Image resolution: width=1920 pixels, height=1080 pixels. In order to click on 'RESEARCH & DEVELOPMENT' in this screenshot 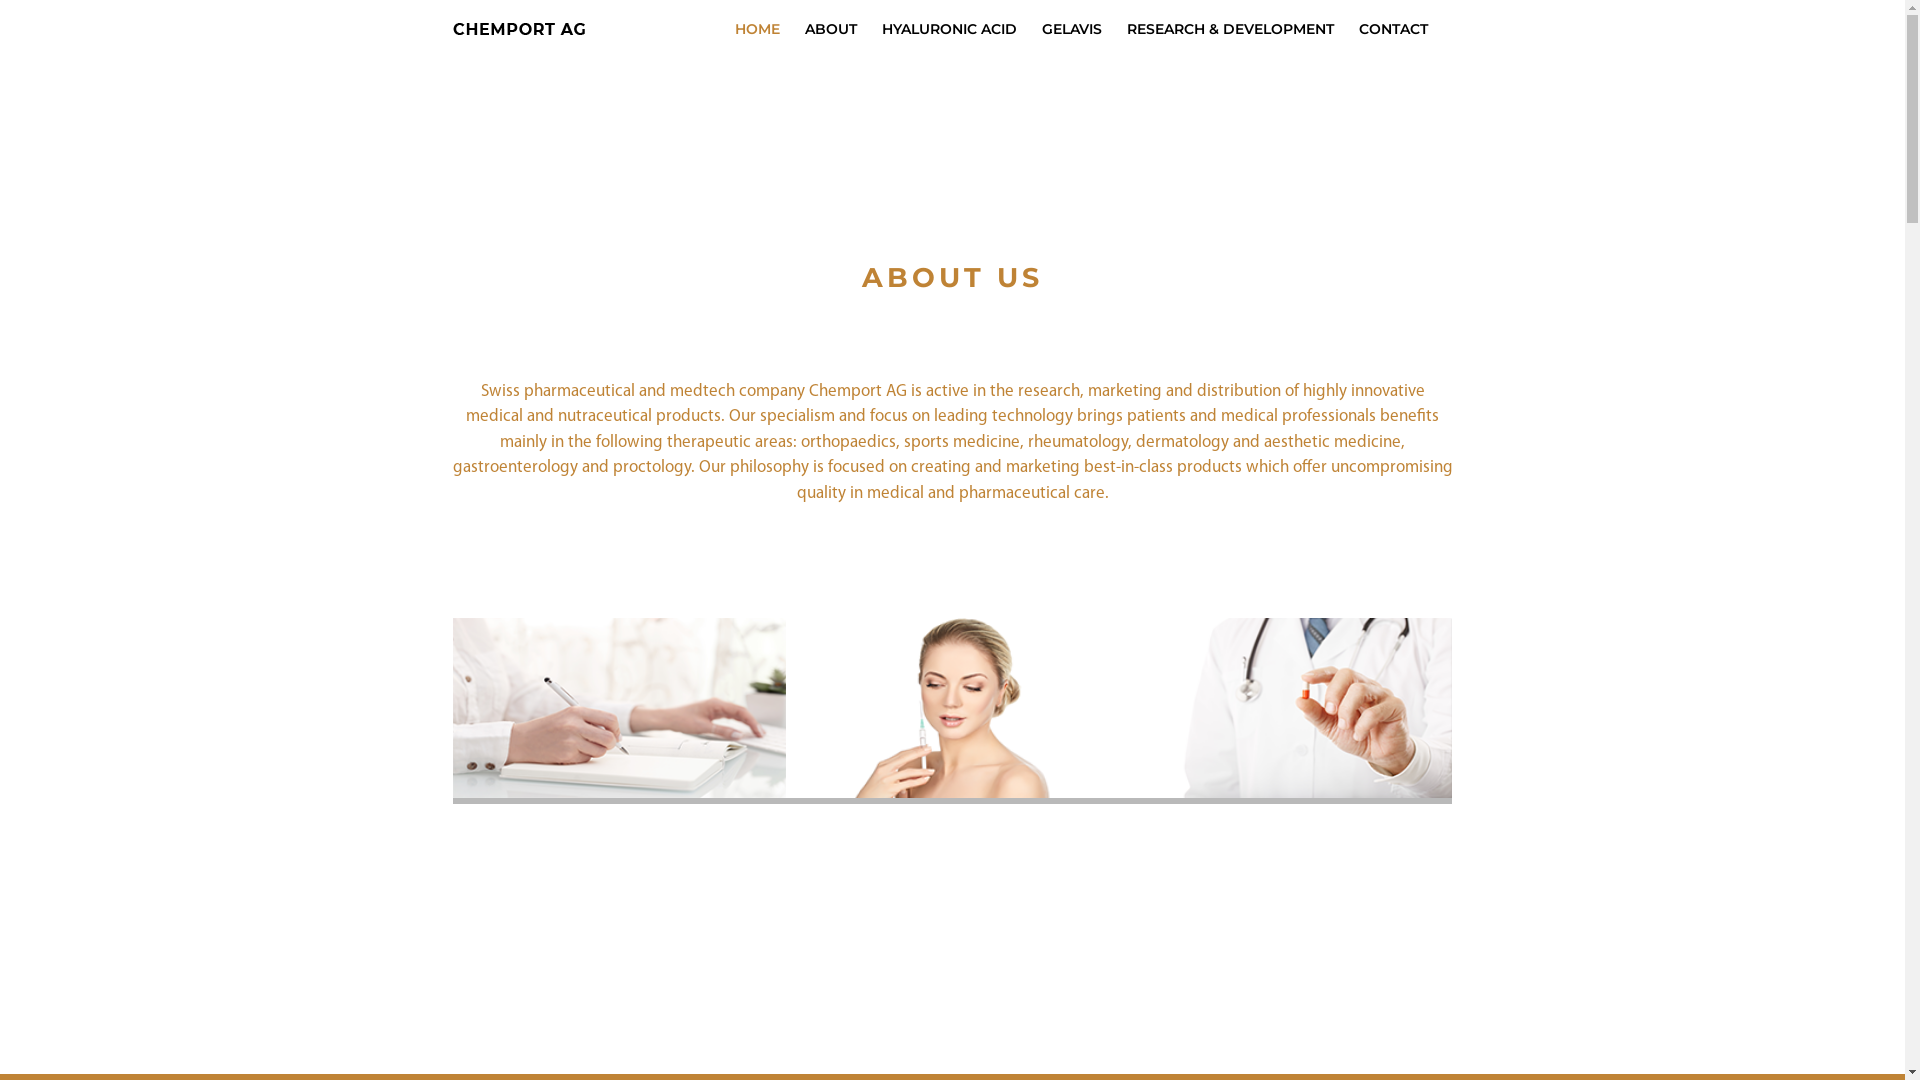, I will do `click(1228, 29)`.